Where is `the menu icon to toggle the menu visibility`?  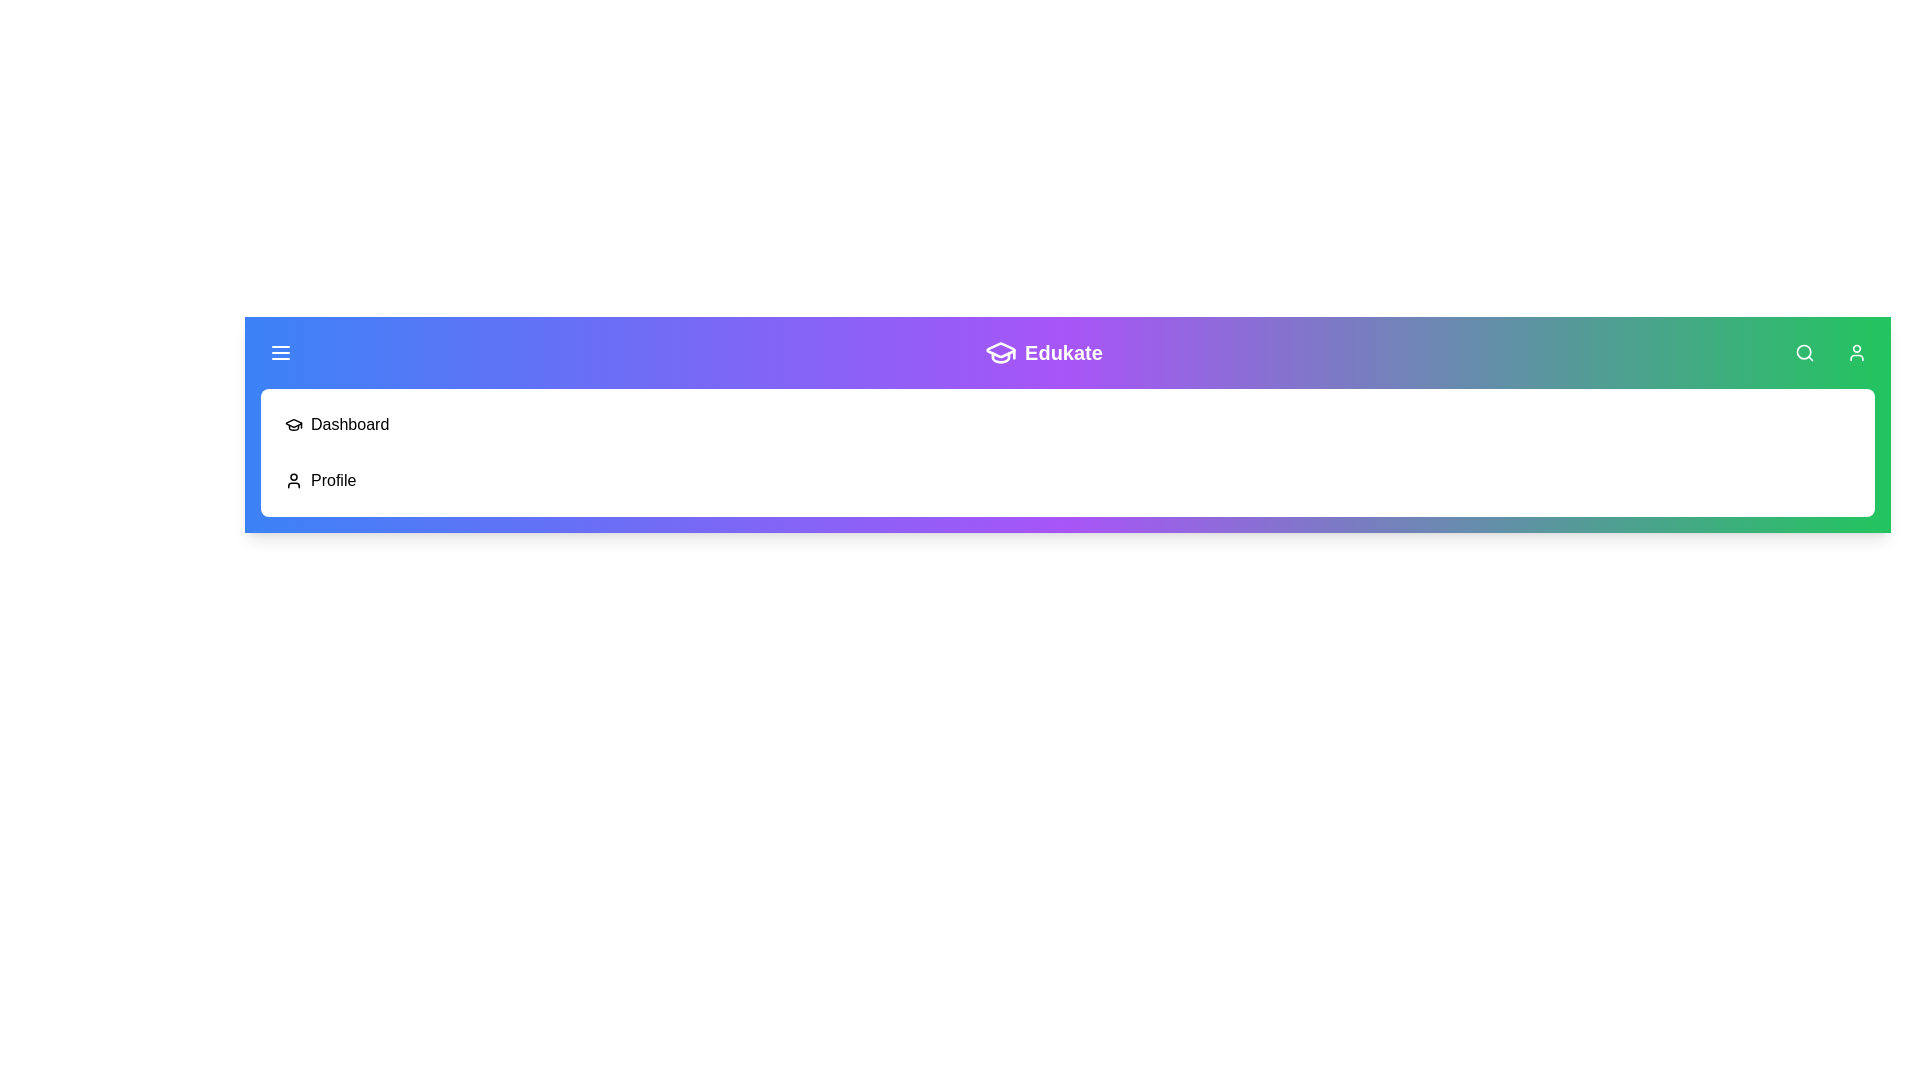 the menu icon to toggle the menu visibility is located at coordinates (280, 352).